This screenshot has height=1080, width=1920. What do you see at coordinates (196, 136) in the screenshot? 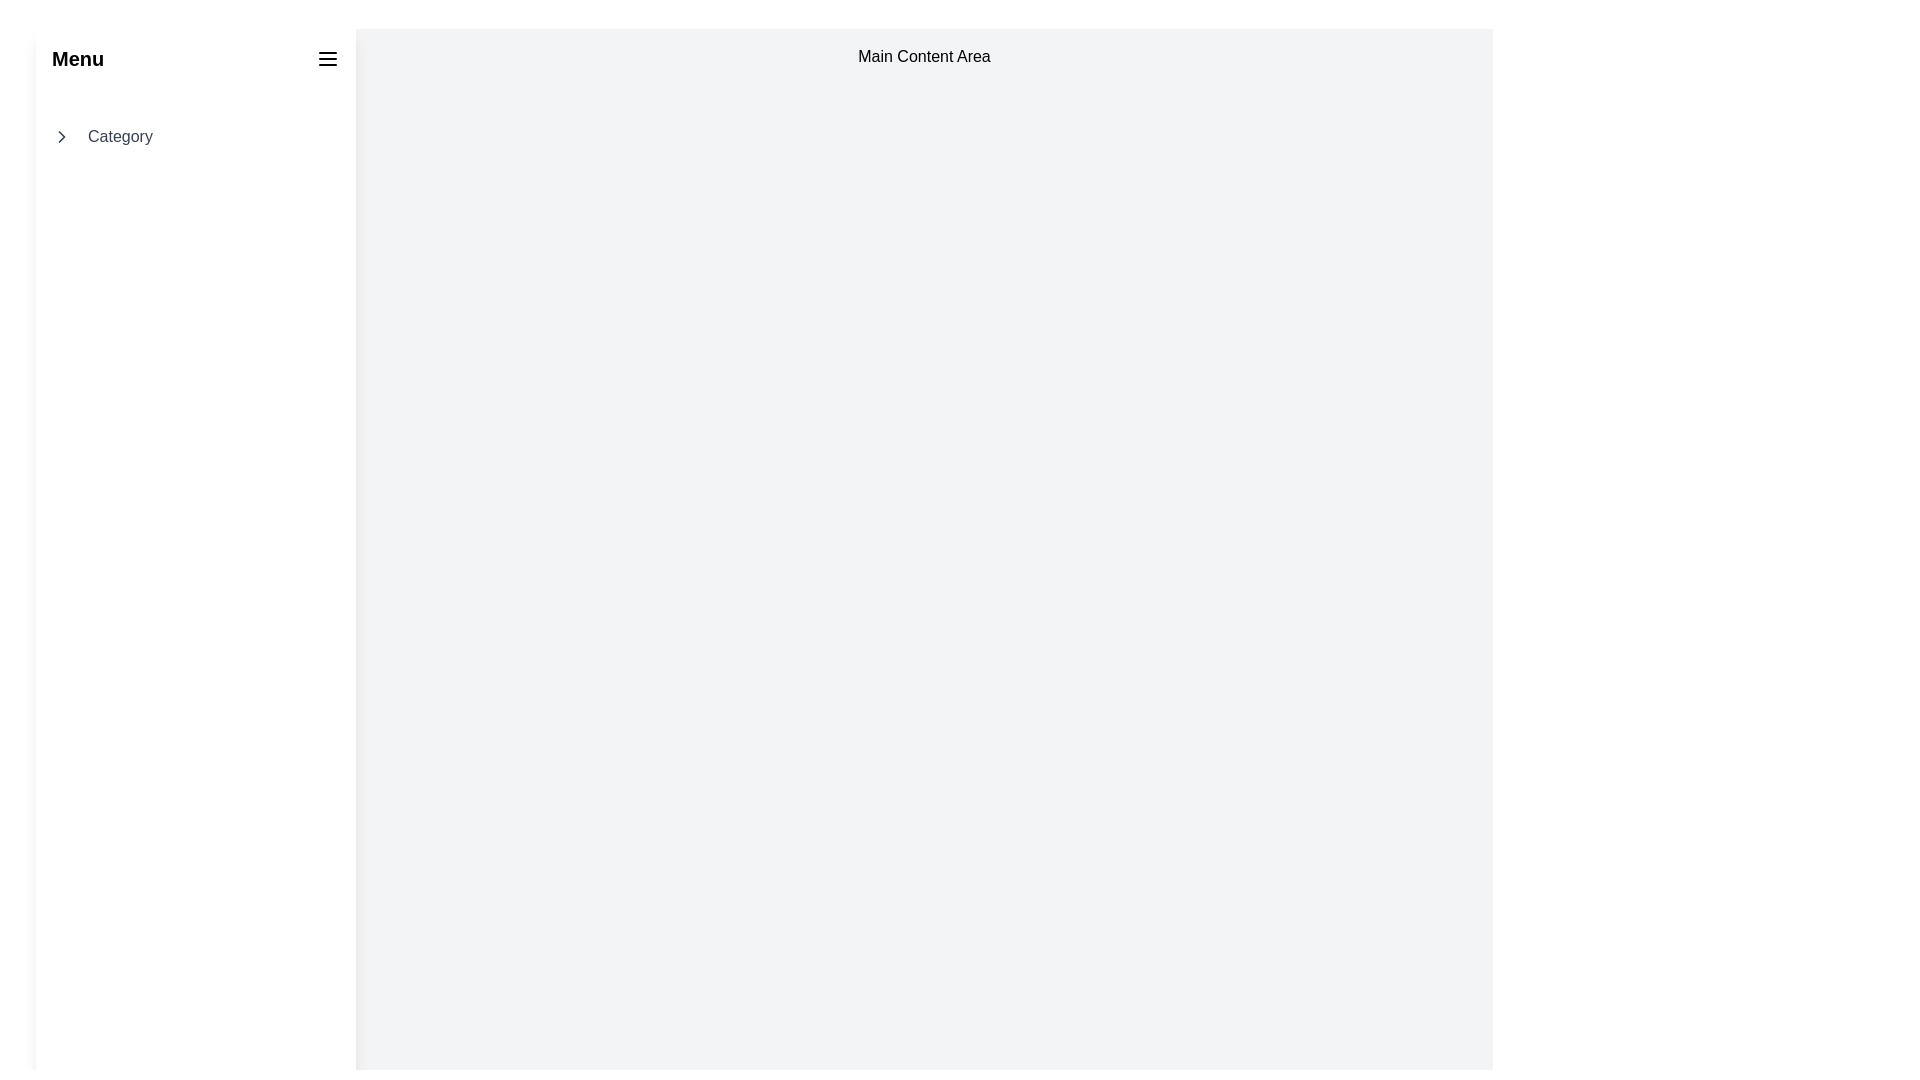
I see `the 'Category' menu item in the vertical sidebar menu` at bounding box center [196, 136].